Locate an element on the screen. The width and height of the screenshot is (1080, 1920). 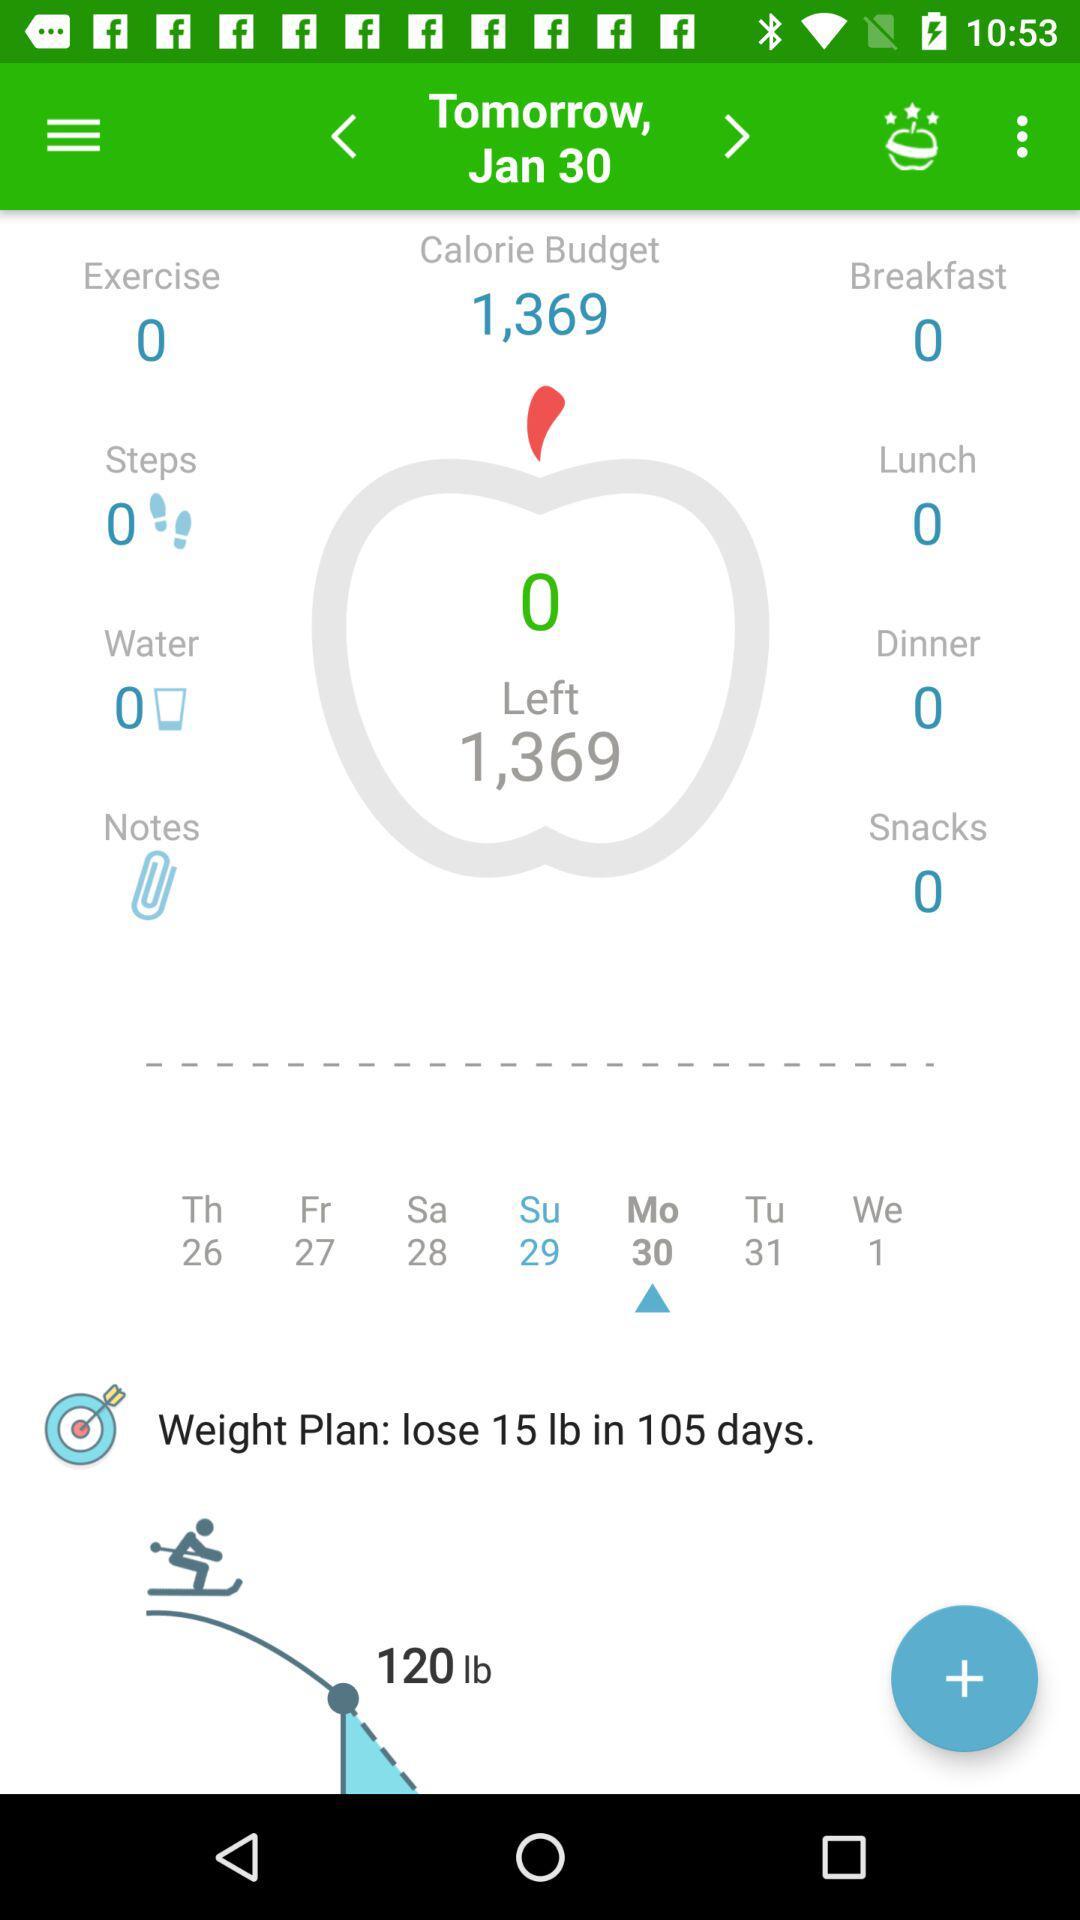
advertisement day diary is located at coordinates (963, 1678).